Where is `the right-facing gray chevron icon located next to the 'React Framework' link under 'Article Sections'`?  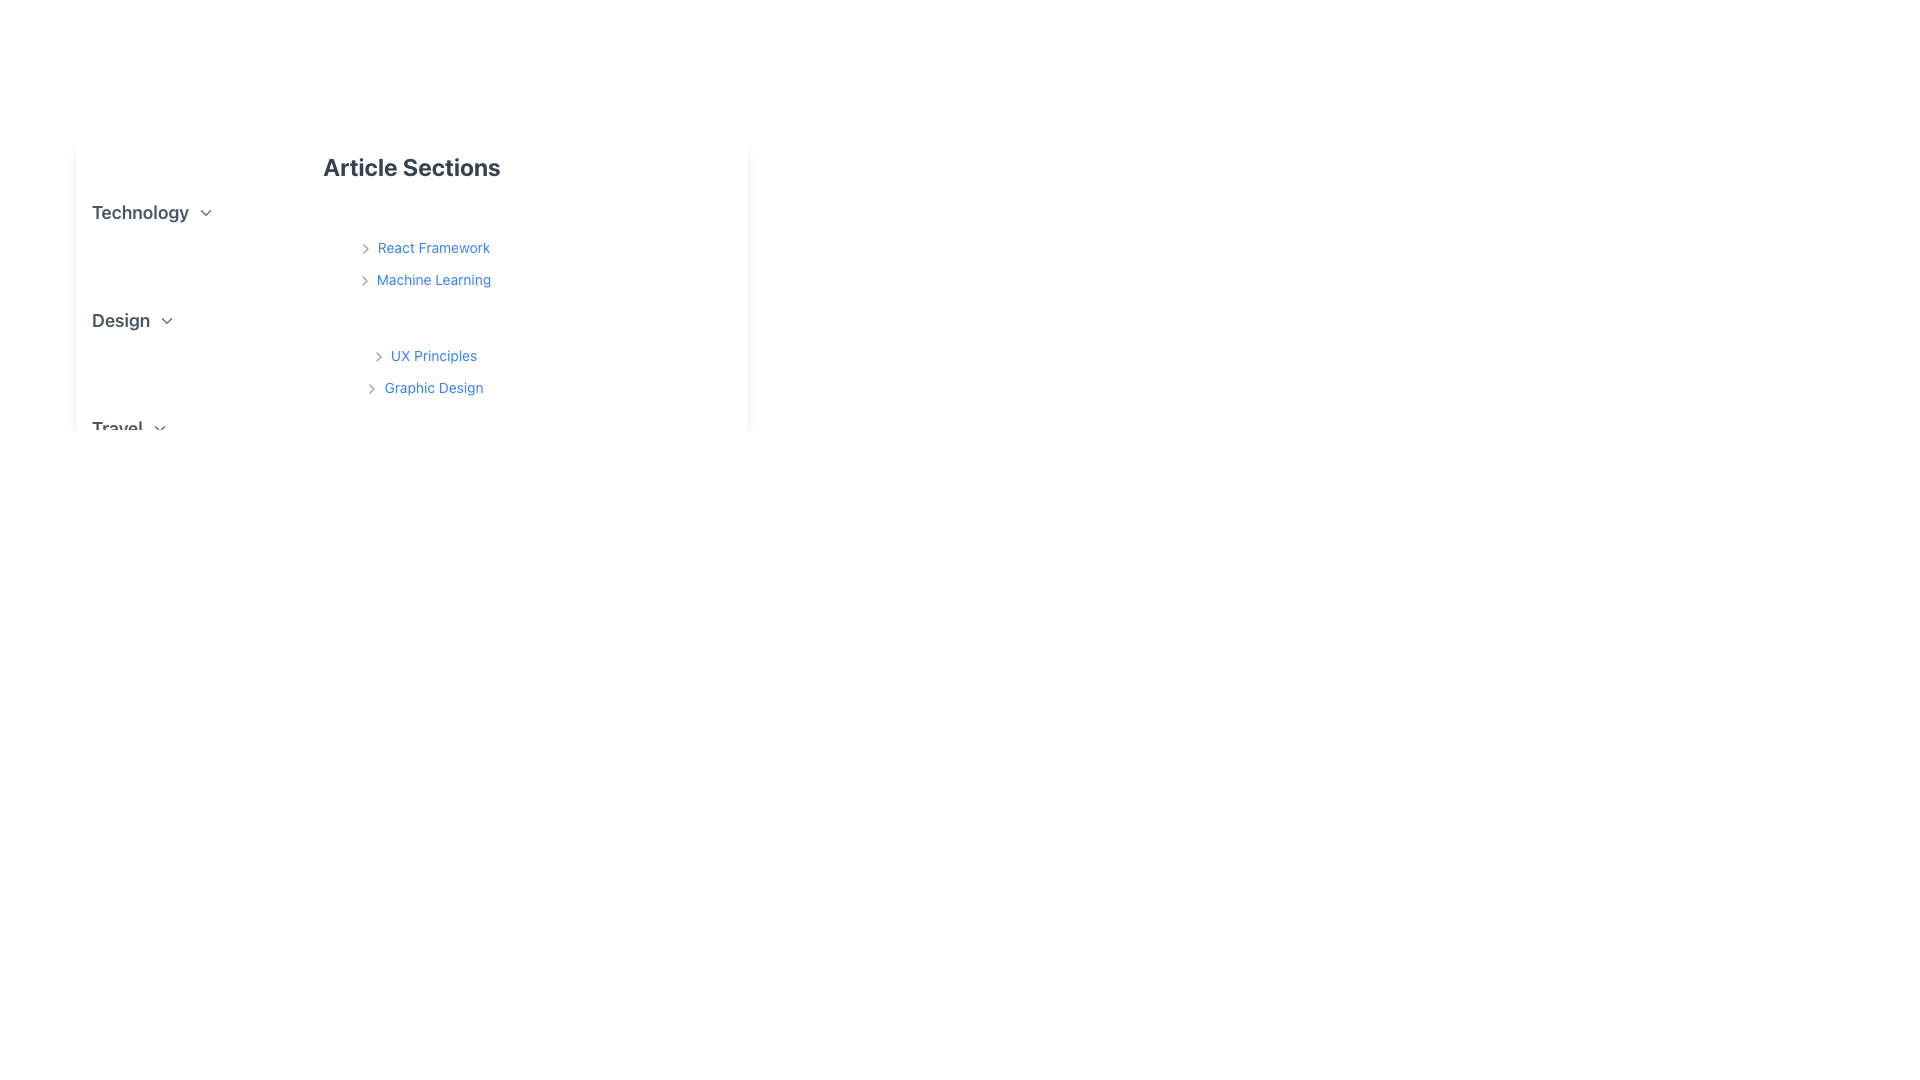 the right-facing gray chevron icon located next to the 'React Framework' link under 'Article Sections' is located at coordinates (365, 248).